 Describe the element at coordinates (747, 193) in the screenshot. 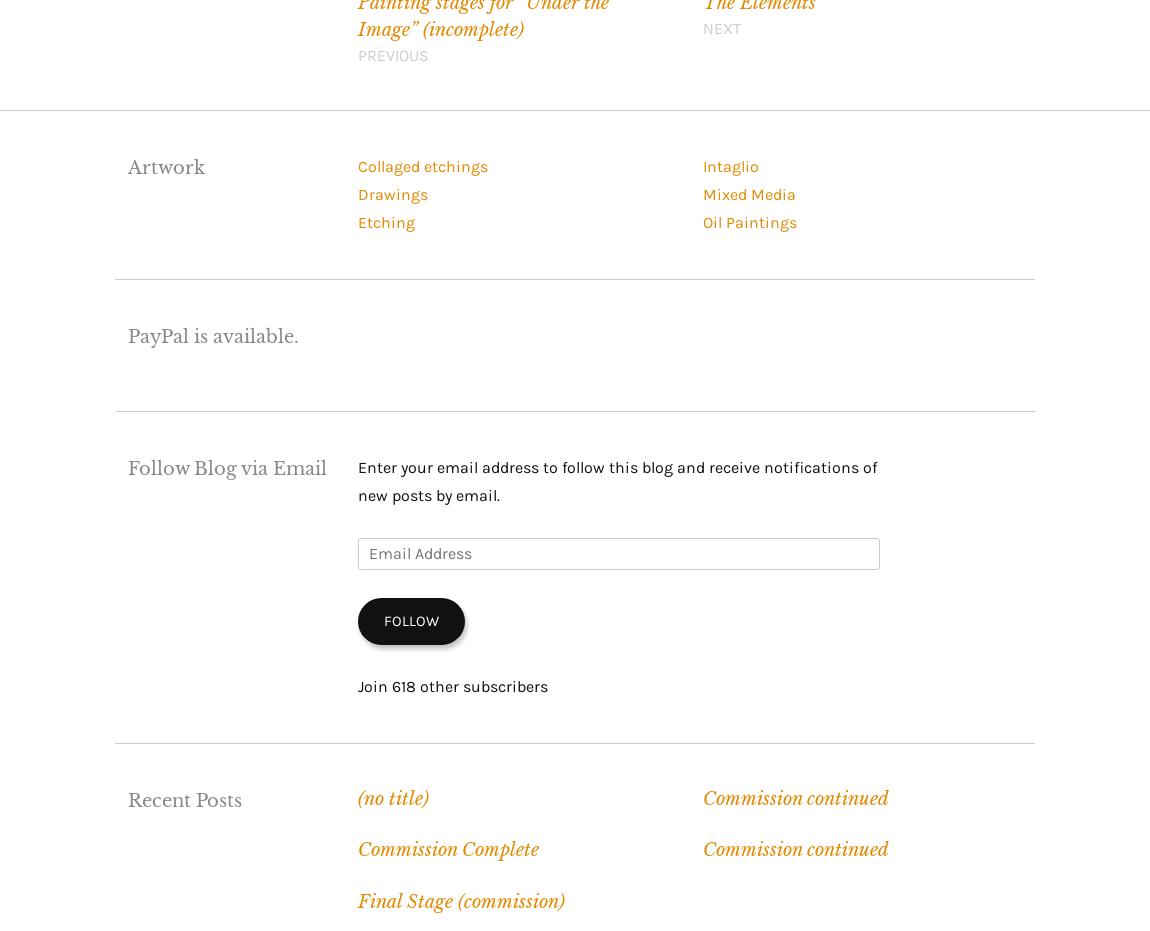

I see `'Mixed Media'` at that location.